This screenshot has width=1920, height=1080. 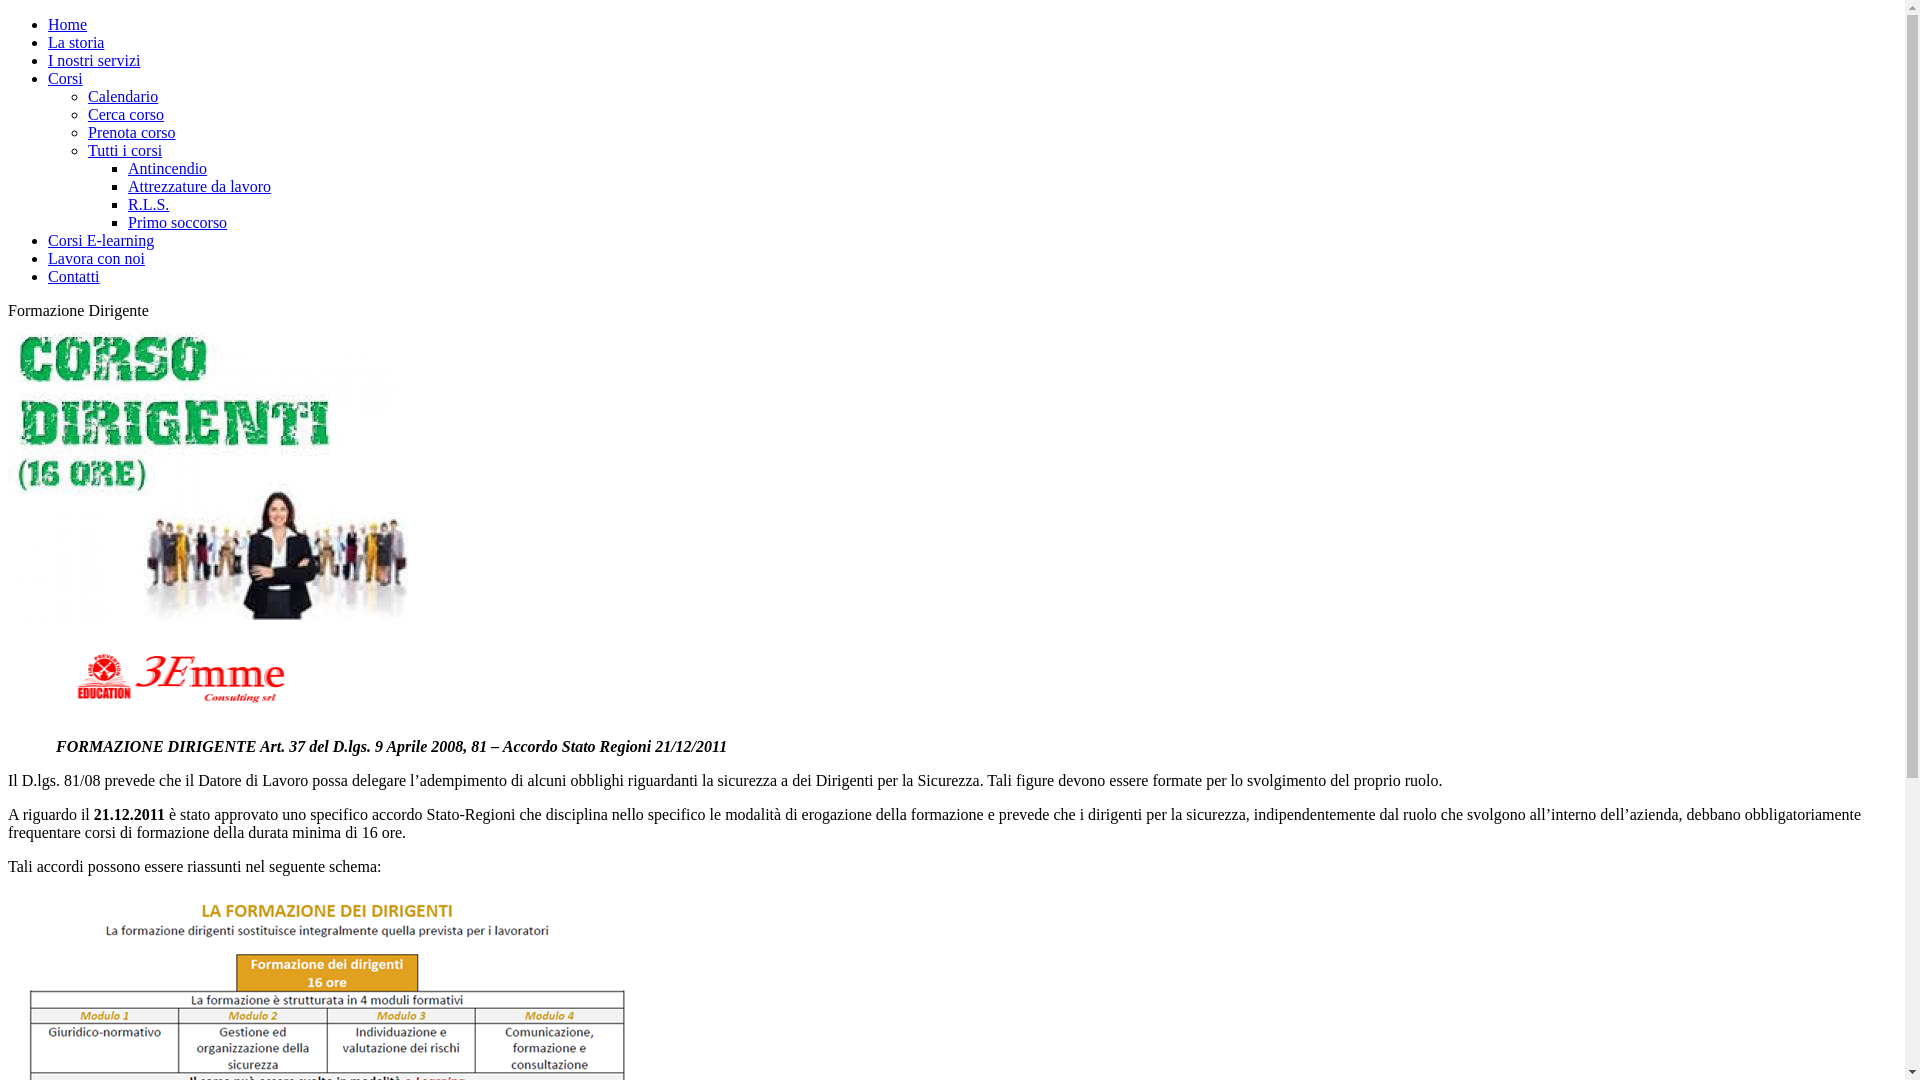 I want to click on 'Corsi', so click(x=65, y=77).